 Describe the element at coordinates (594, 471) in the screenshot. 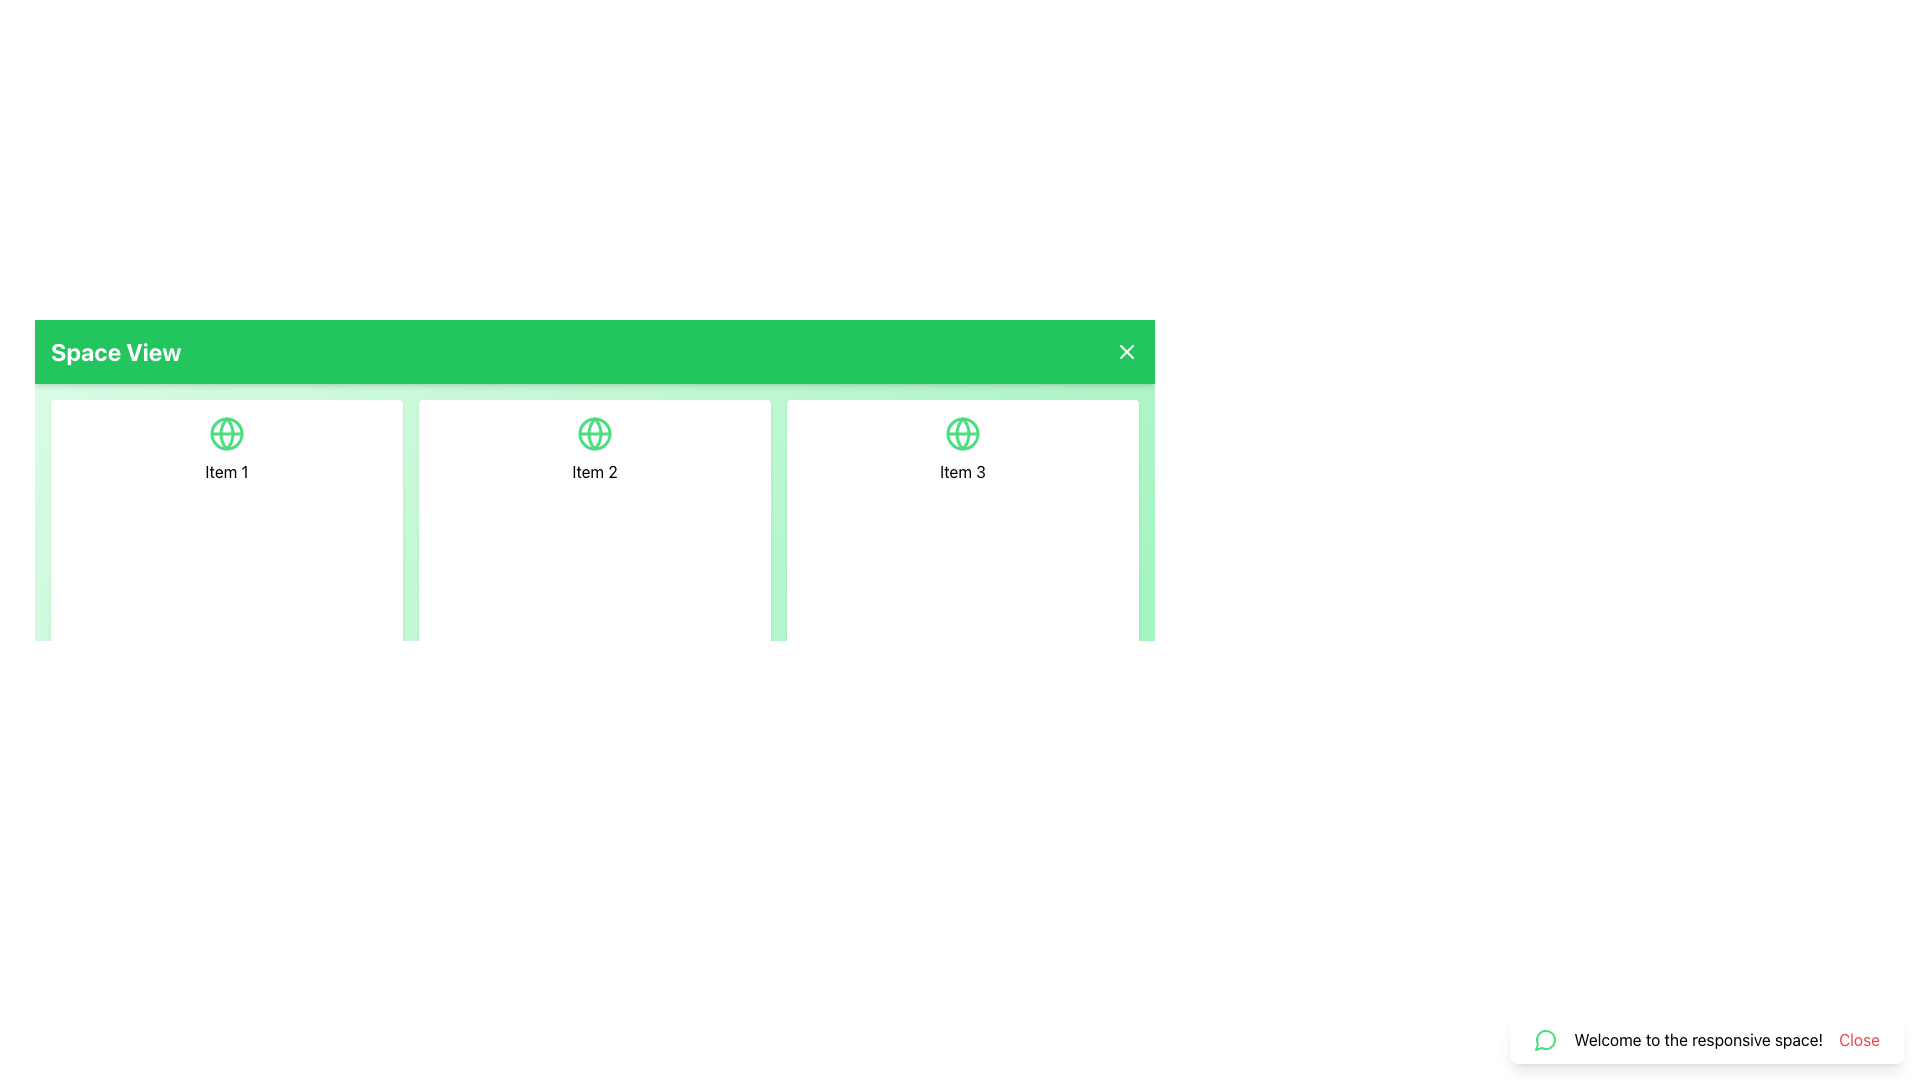

I see `text label that displays 'Item 2', located below the globe icon in a horizontal arrangement of three items` at that location.